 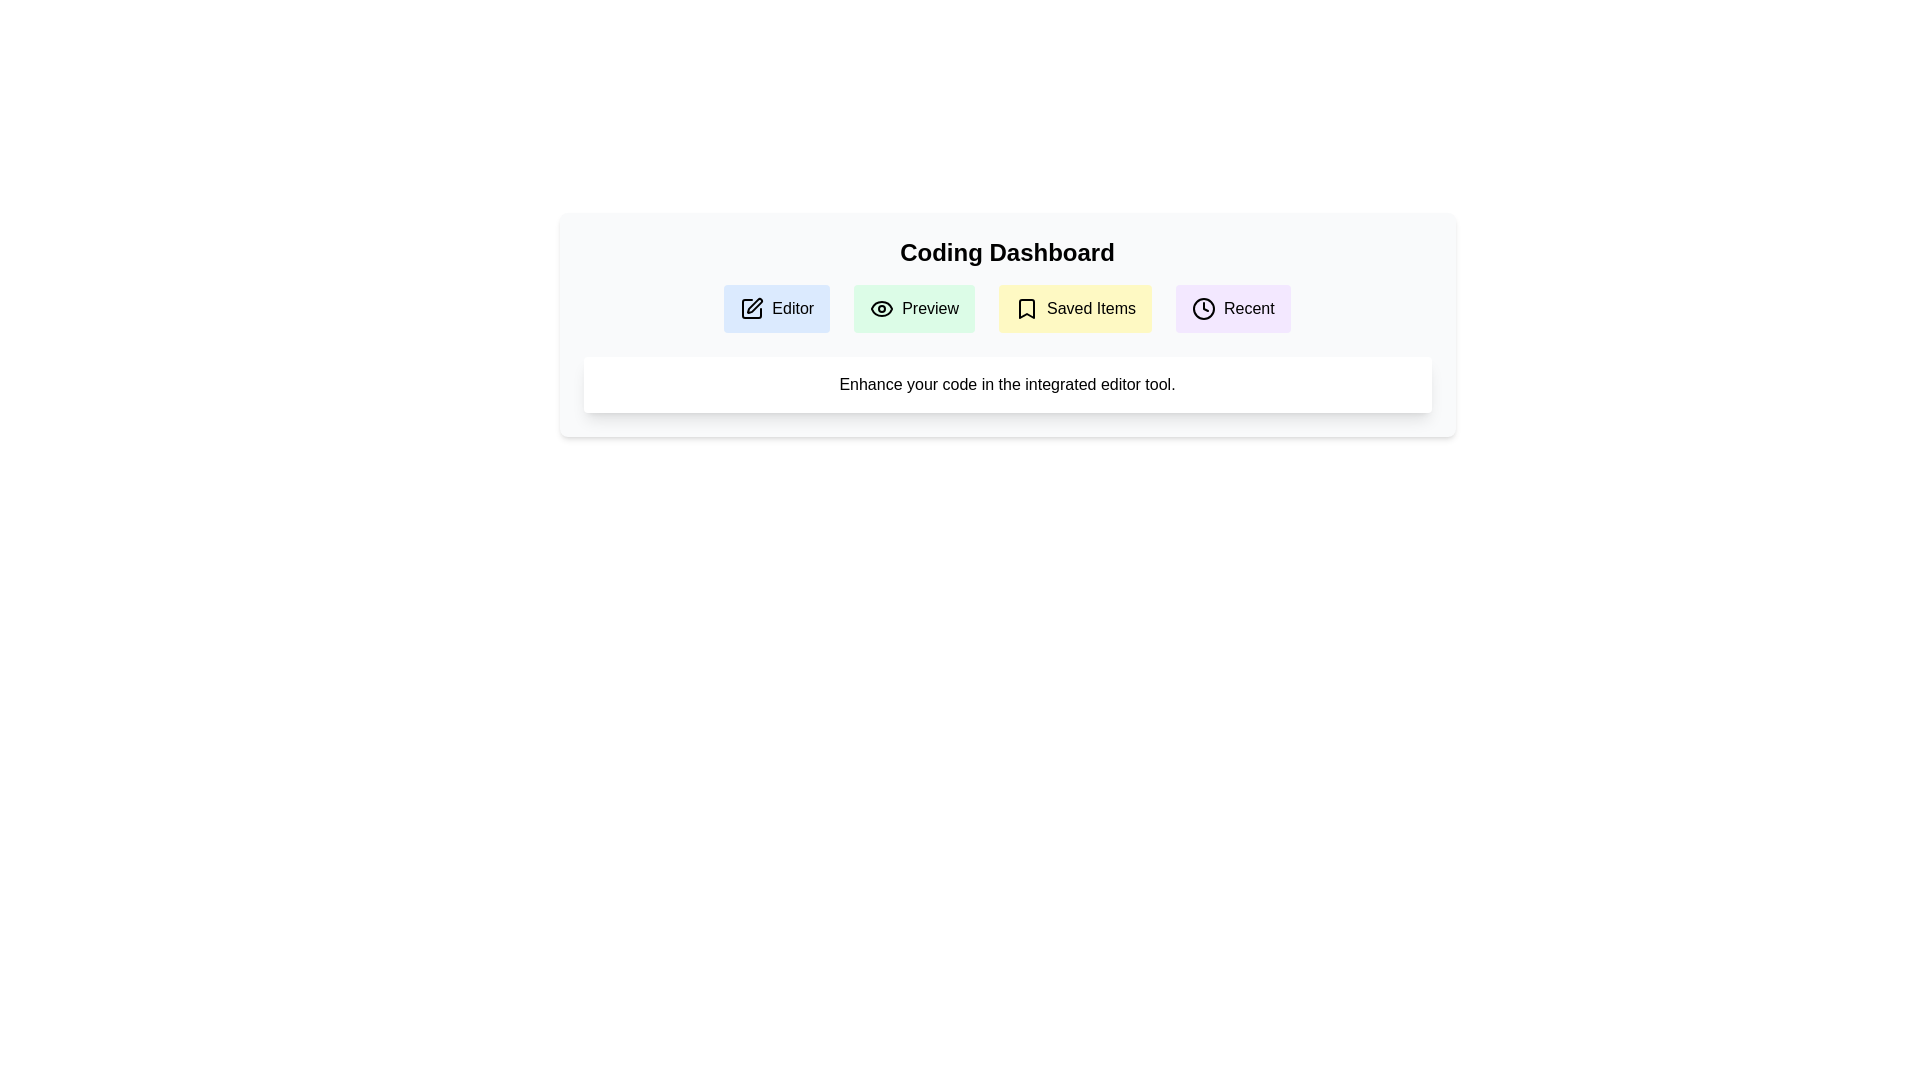 I want to click on the text label located in the leftmost button aligned to the right of the pen icon, so click(x=792, y=308).